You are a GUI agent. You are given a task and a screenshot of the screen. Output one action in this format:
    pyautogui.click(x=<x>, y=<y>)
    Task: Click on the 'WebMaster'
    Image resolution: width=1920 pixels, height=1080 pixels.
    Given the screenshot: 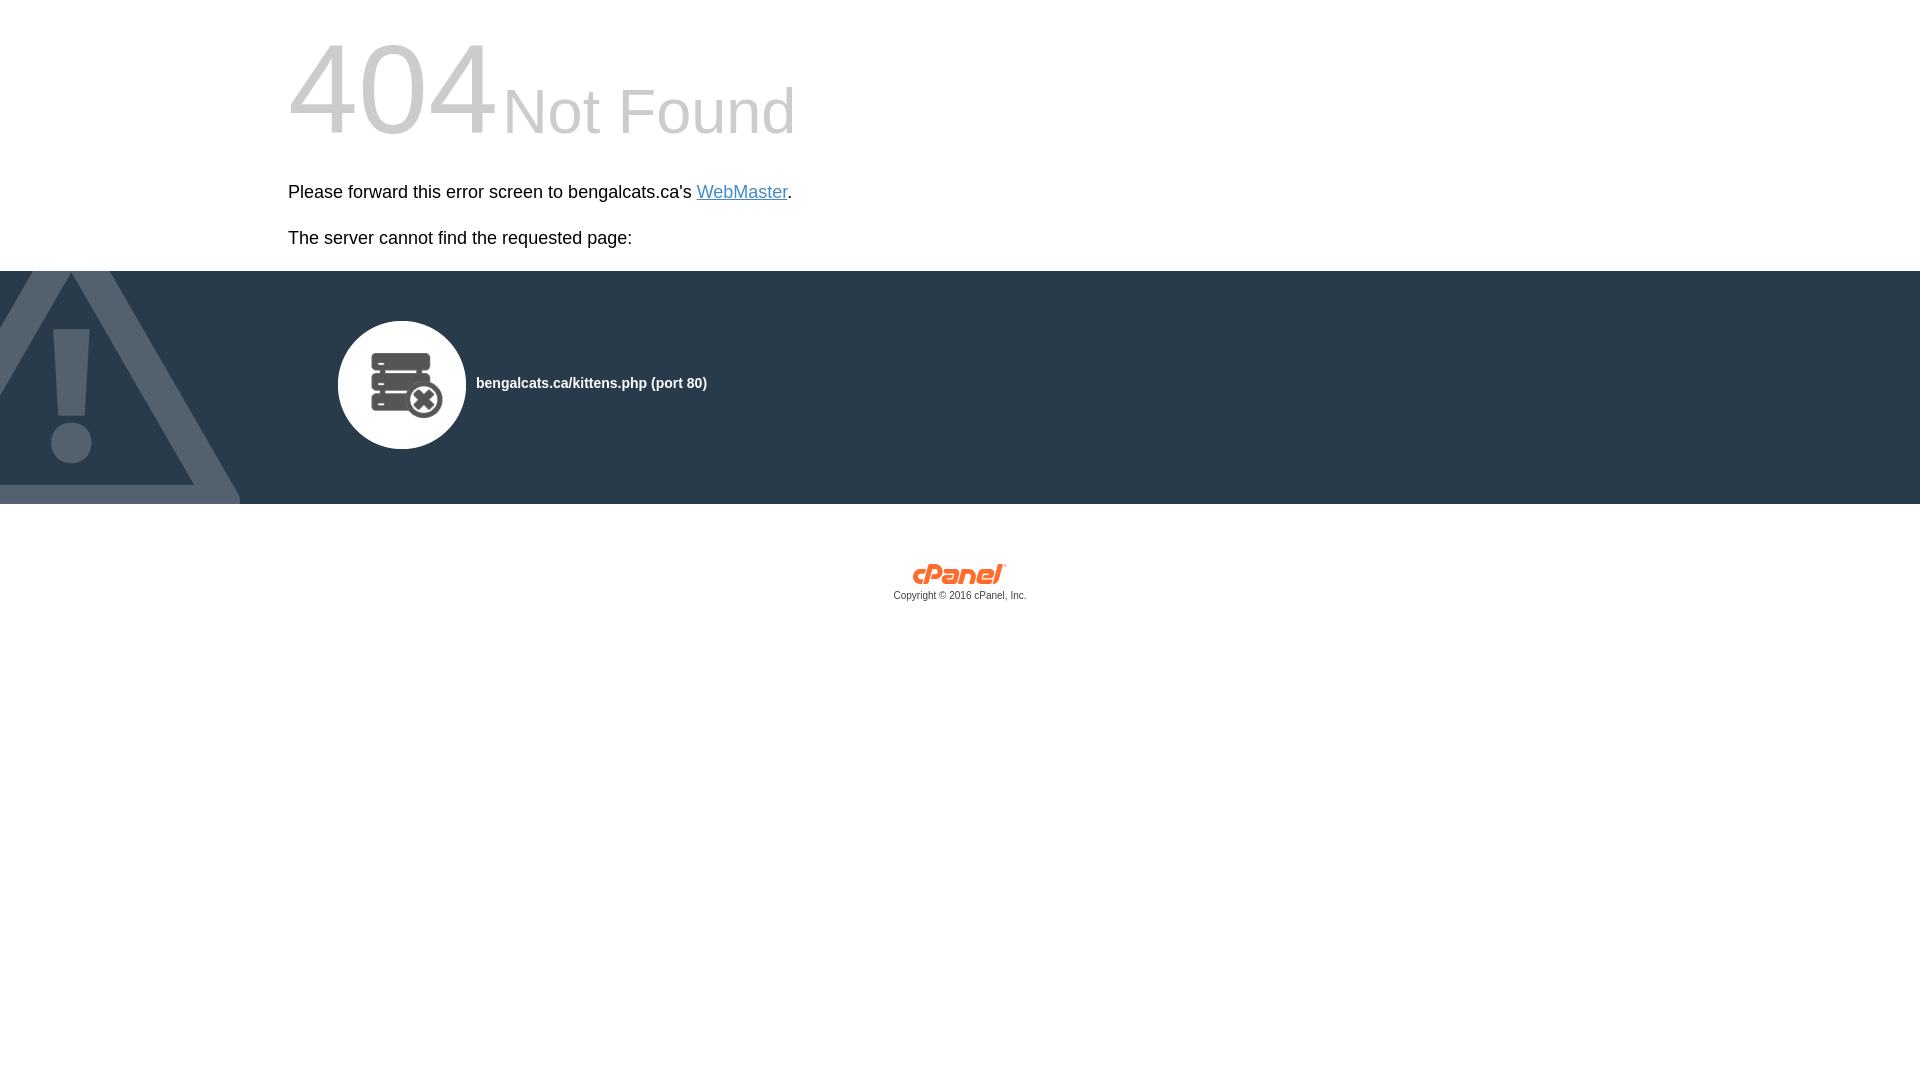 What is the action you would take?
    pyautogui.click(x=696, y=192)
    